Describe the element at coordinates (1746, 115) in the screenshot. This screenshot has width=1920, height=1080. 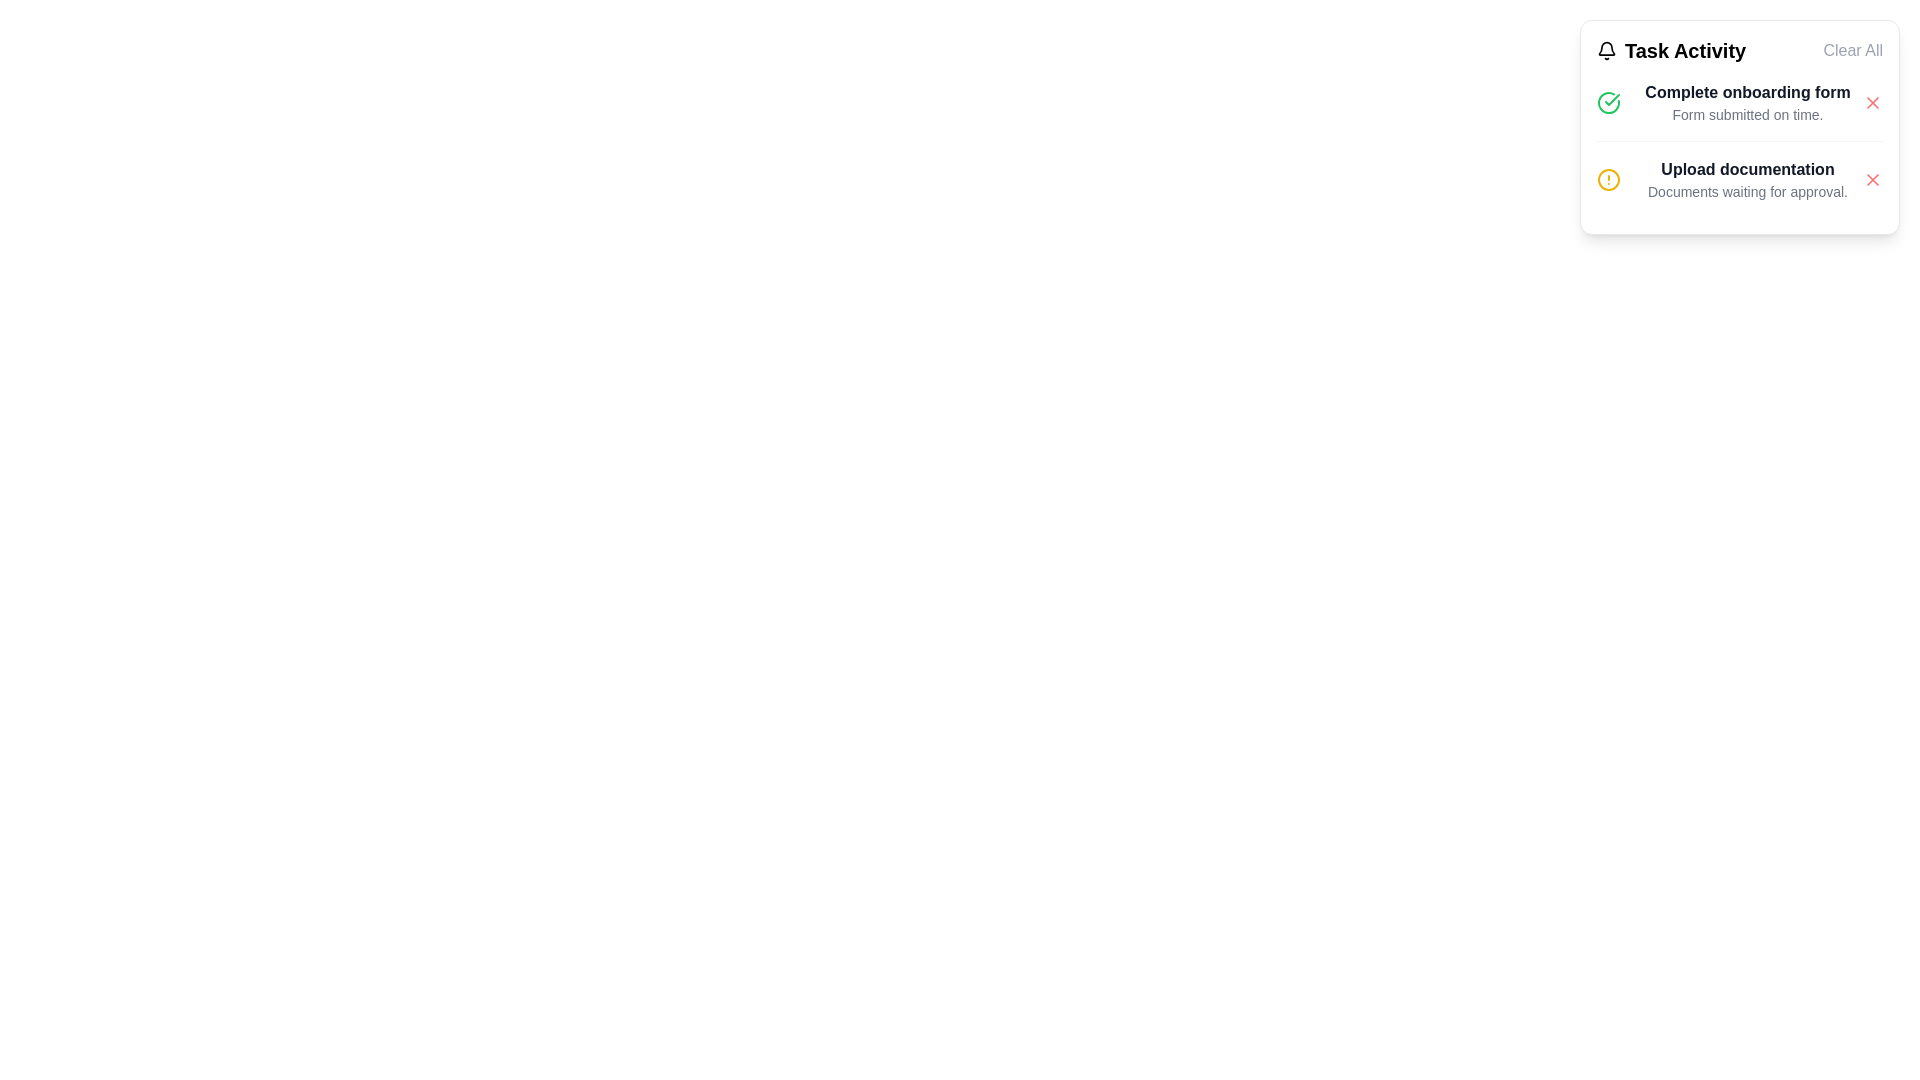
I see `the text snippet reading 'Form submitted on time.' displayed in light gray font, located below the heading 'Complete onboarding form' in the 'Task Activity' panel` at that location.